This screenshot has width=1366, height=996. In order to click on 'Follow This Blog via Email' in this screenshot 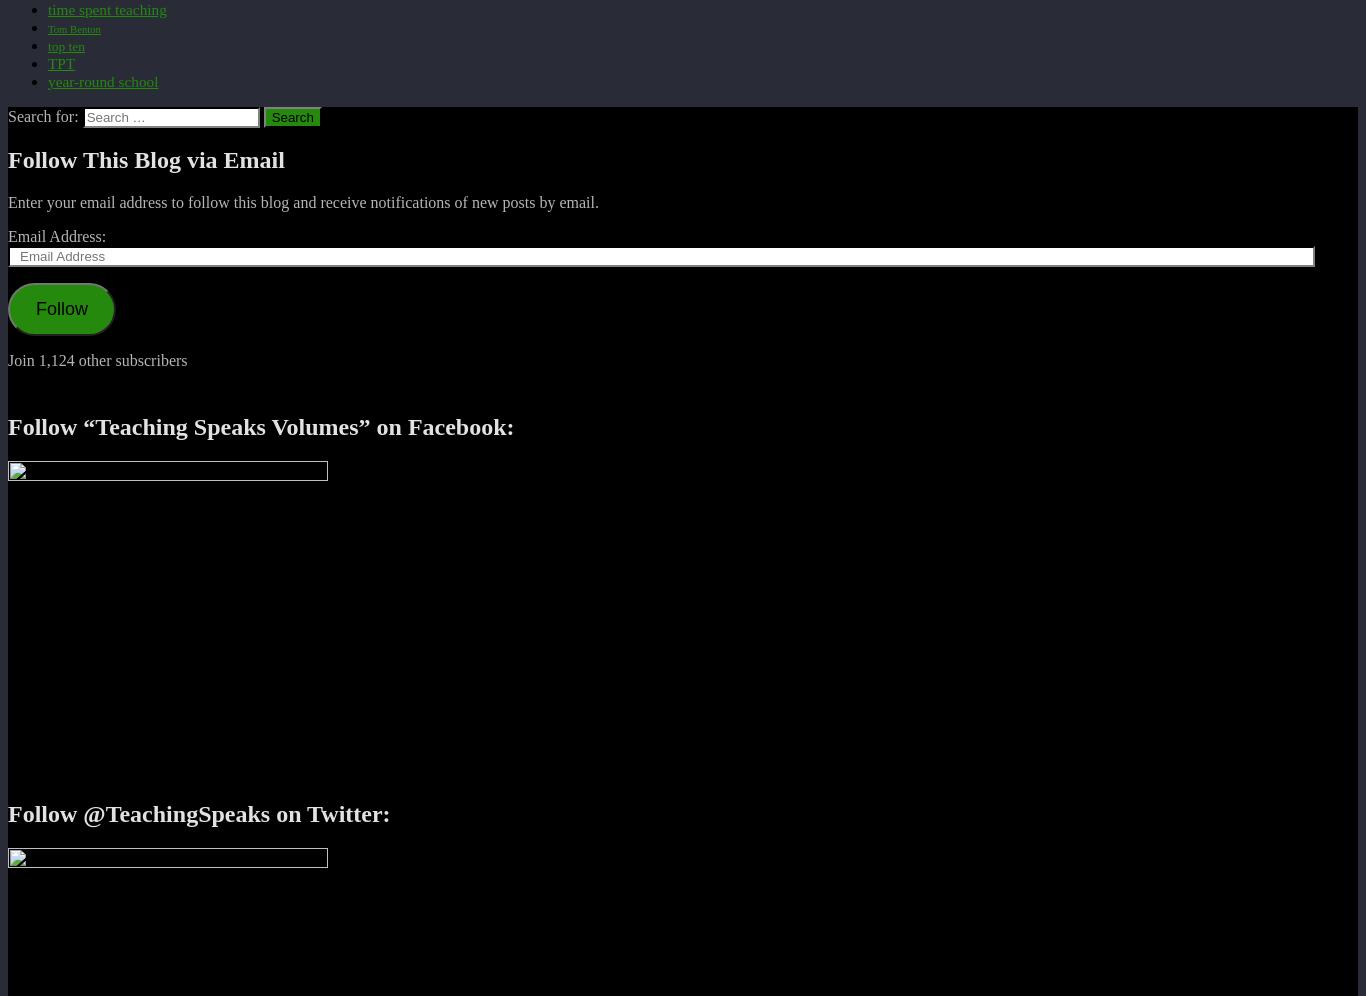, I will do `click(145, 158)`.